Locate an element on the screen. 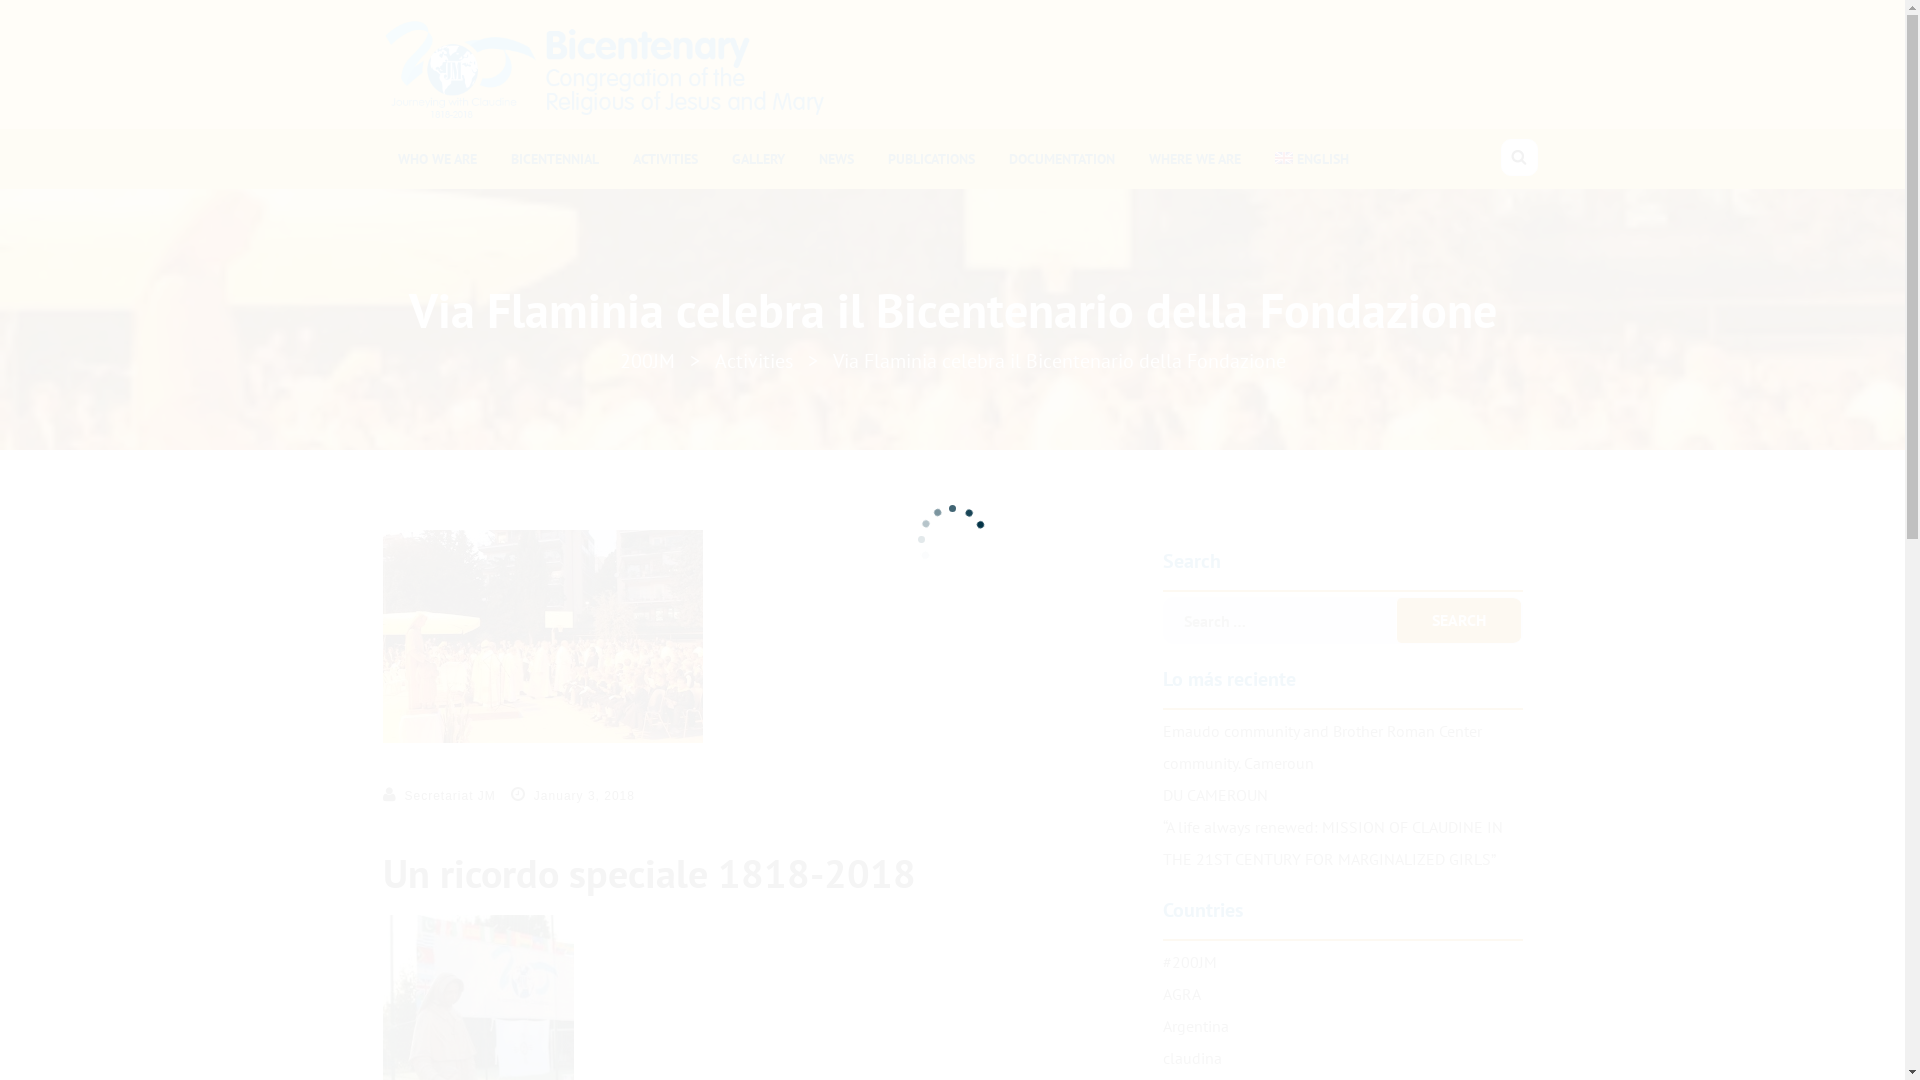 This screenshot has width=1920, height=1080. 'Activities' is located at coordinates (752, 361).